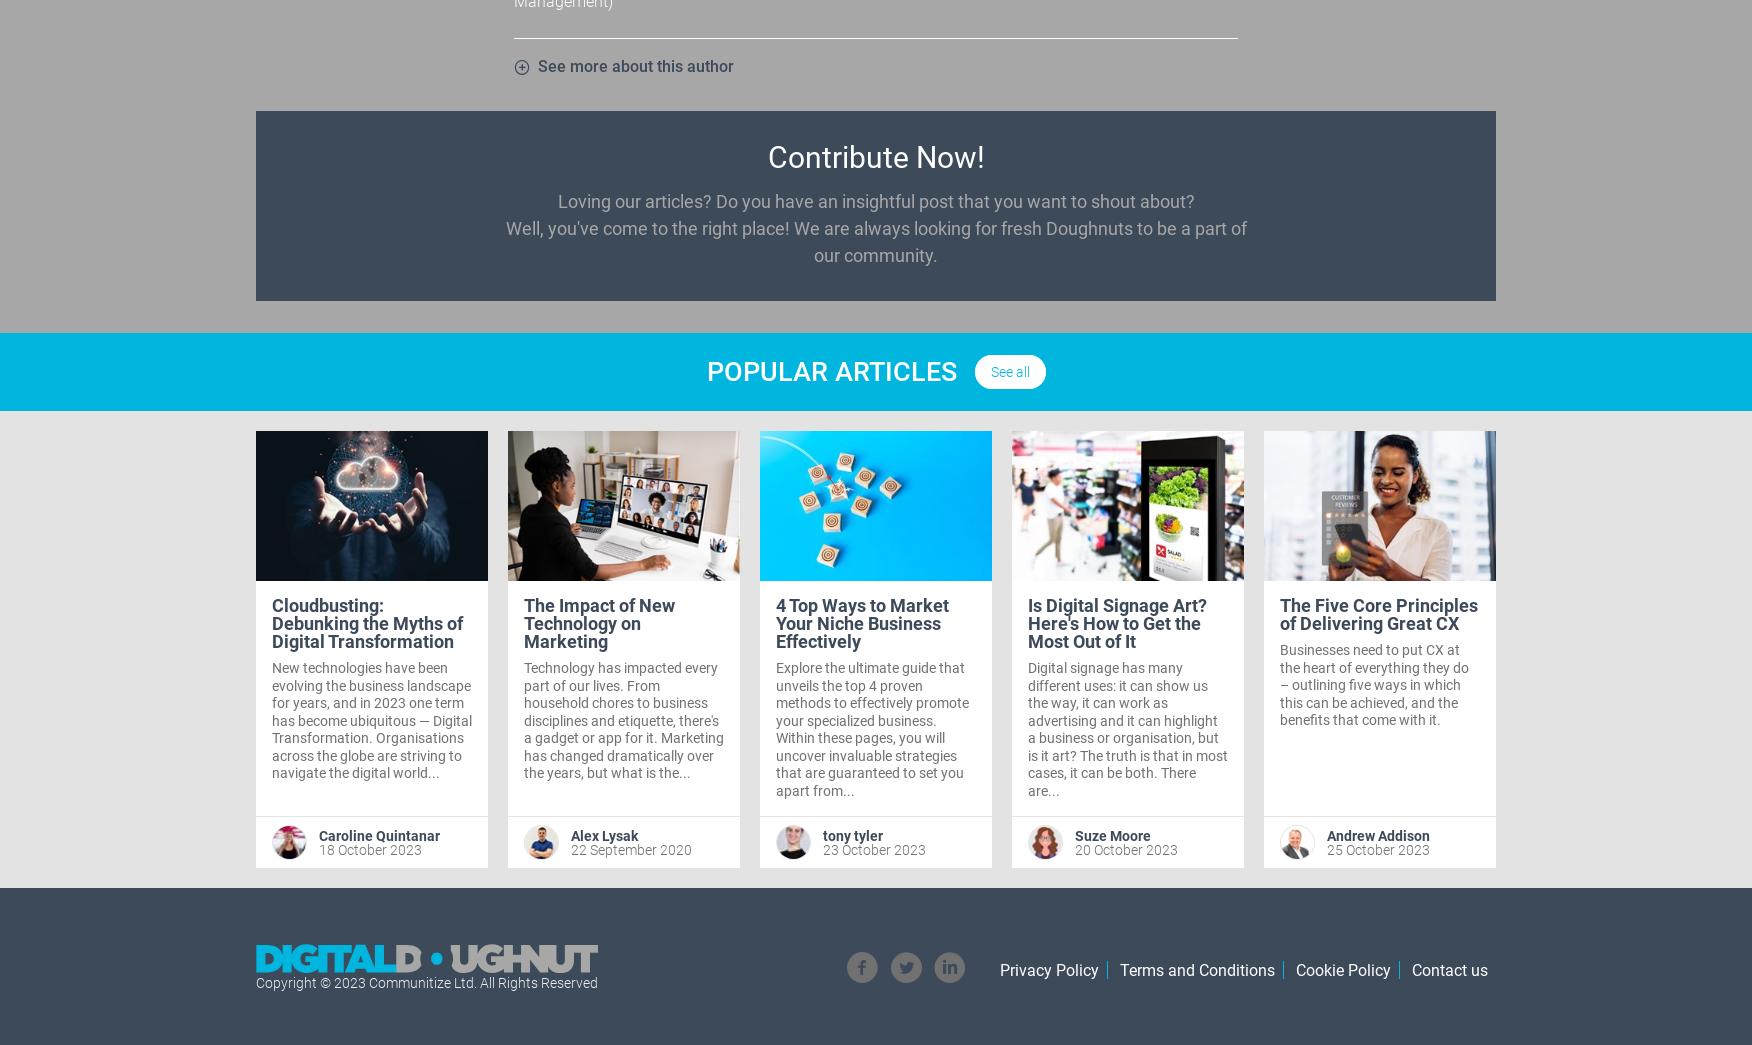 Image resolution: width=1752 pixels, height=1045 pixels. I want to click on 'Contact us', so click(1448, 969).